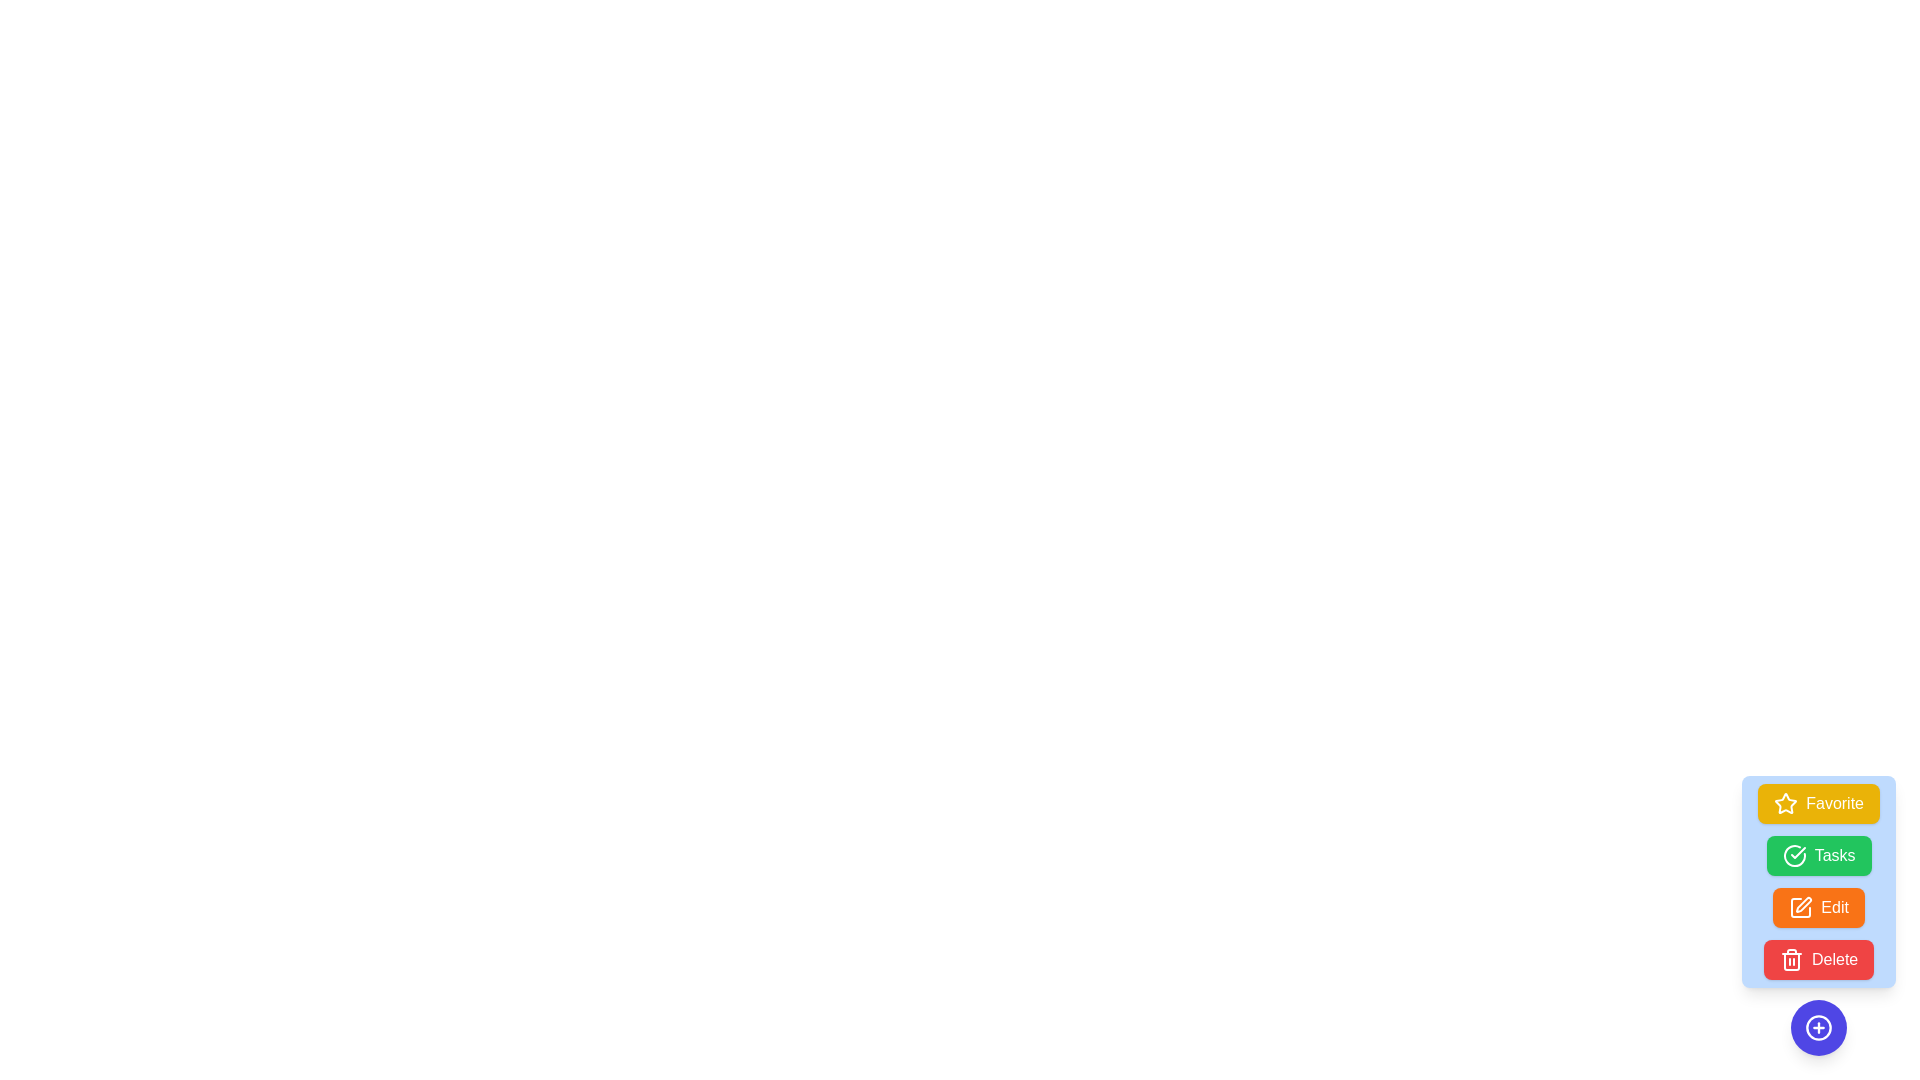 The width and height of the screenshot is (1920, 1080). I want to click on the orange 'Edit' button with white text and a pen icon, so click(1819, 907).